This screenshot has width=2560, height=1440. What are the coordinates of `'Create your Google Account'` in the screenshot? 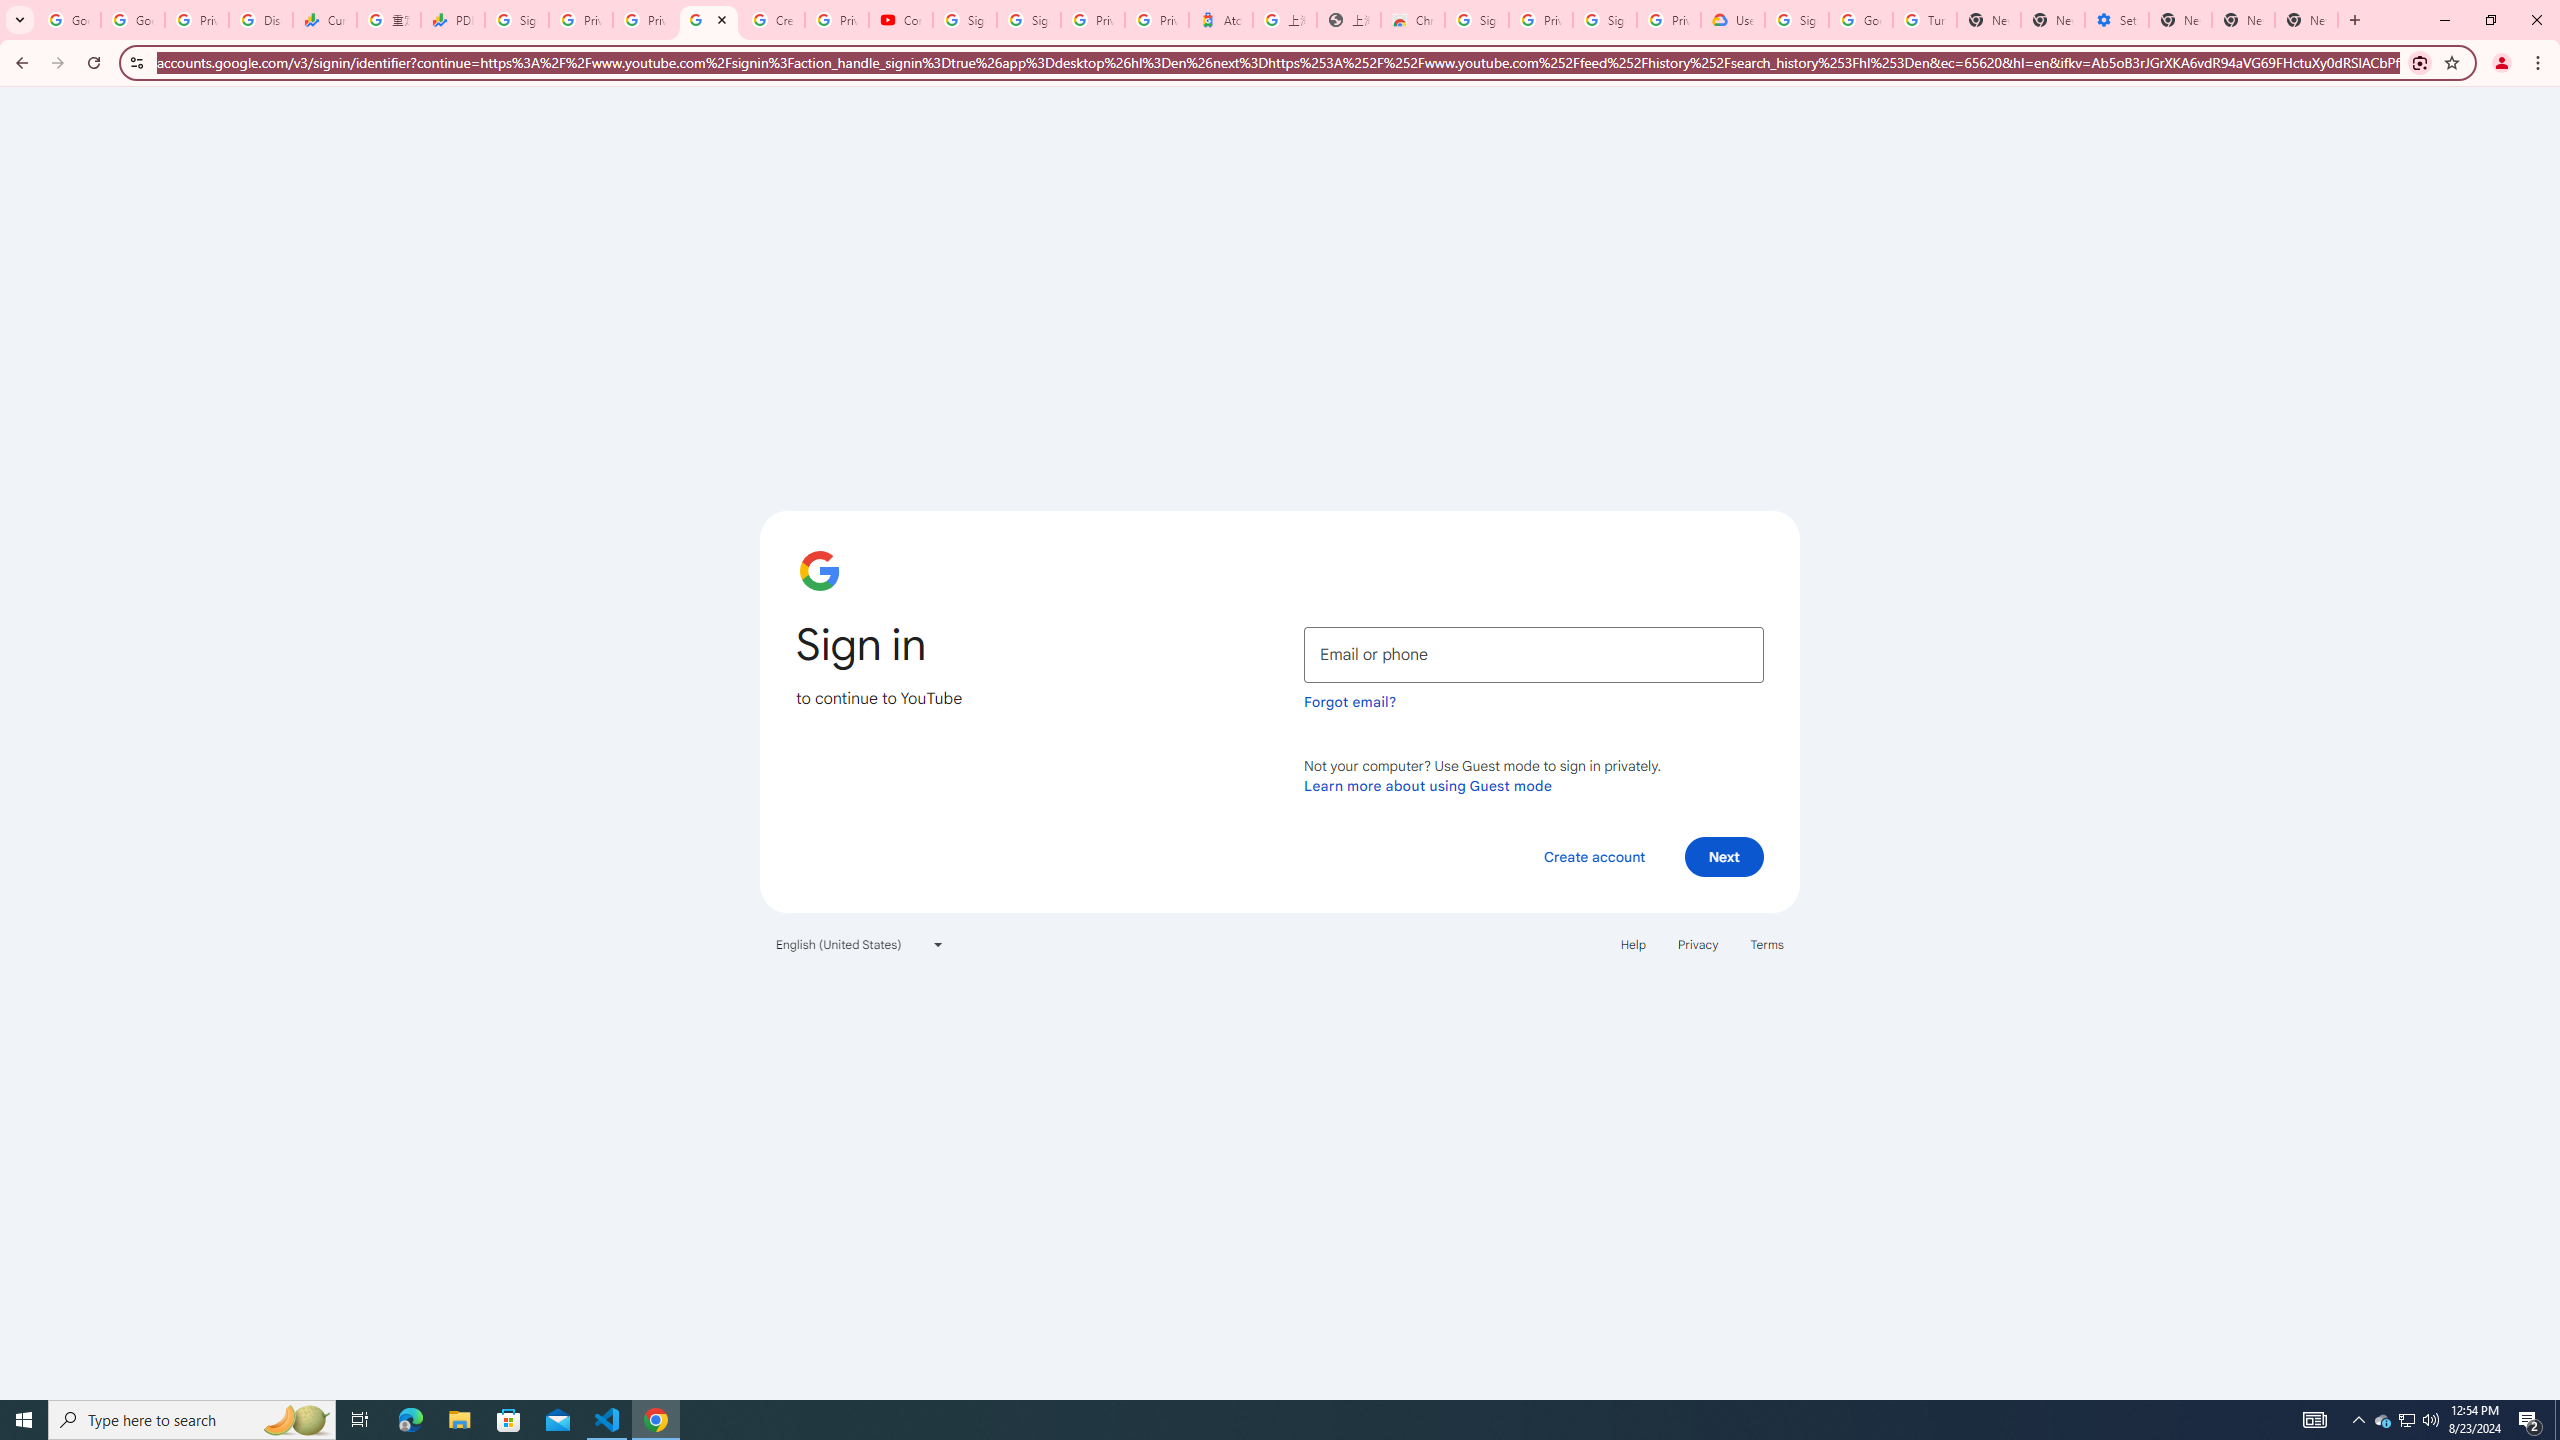 It's located at (773, 19).